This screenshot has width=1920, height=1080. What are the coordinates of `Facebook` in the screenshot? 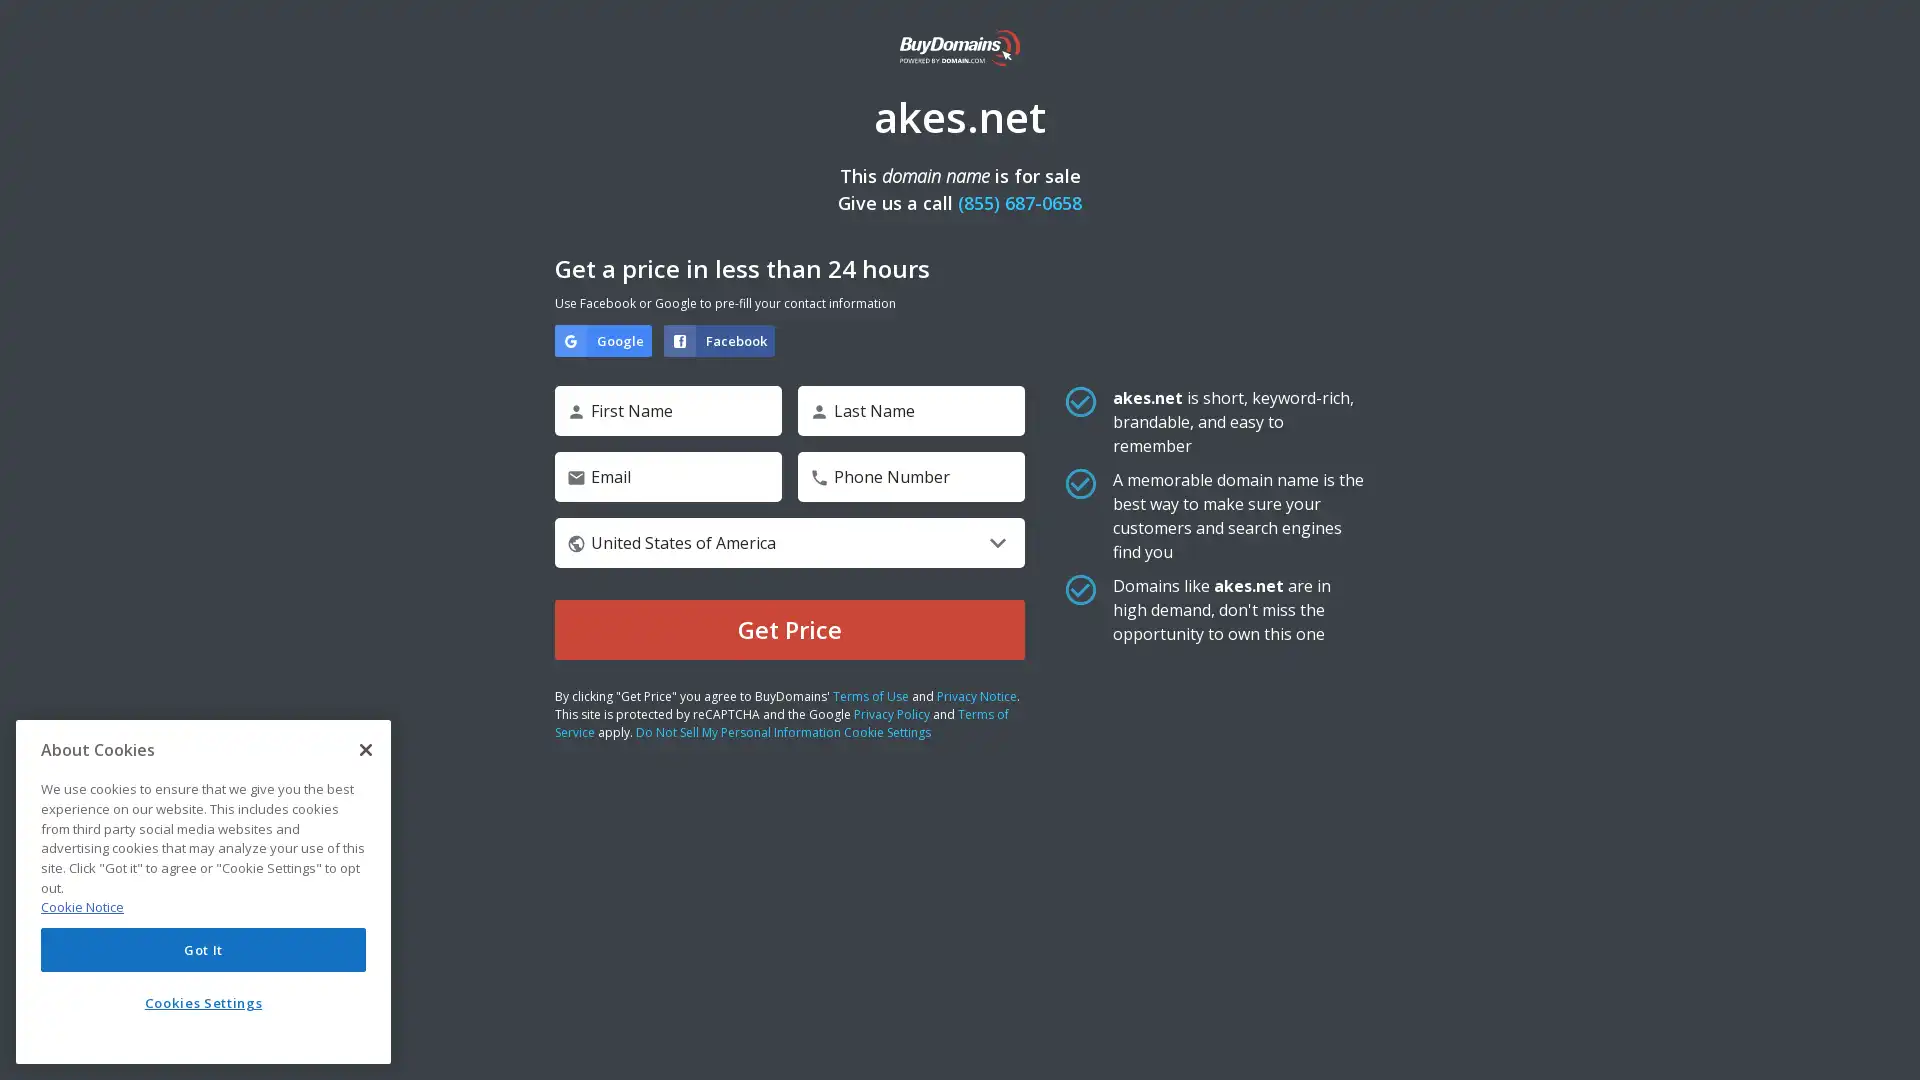 It's located at (719, 339).